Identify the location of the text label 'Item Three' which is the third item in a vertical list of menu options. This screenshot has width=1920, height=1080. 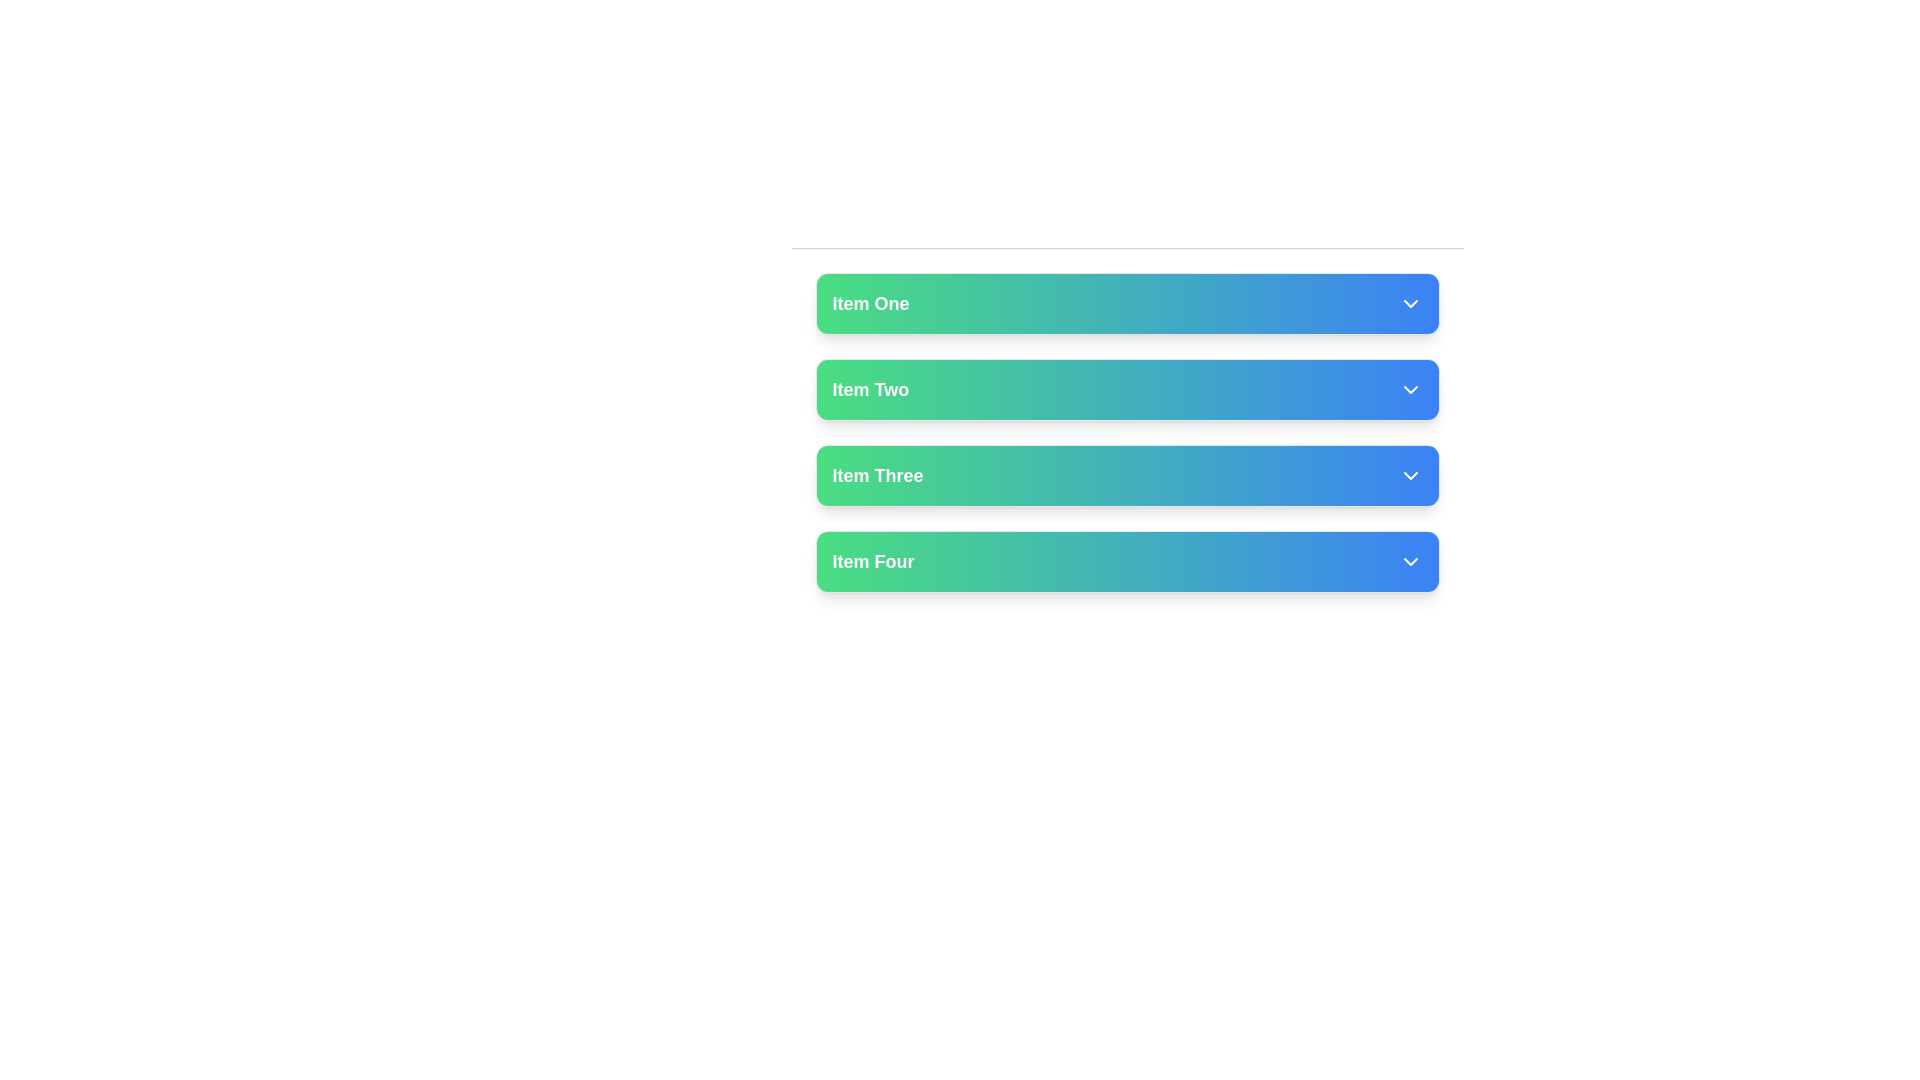
(878, 475).